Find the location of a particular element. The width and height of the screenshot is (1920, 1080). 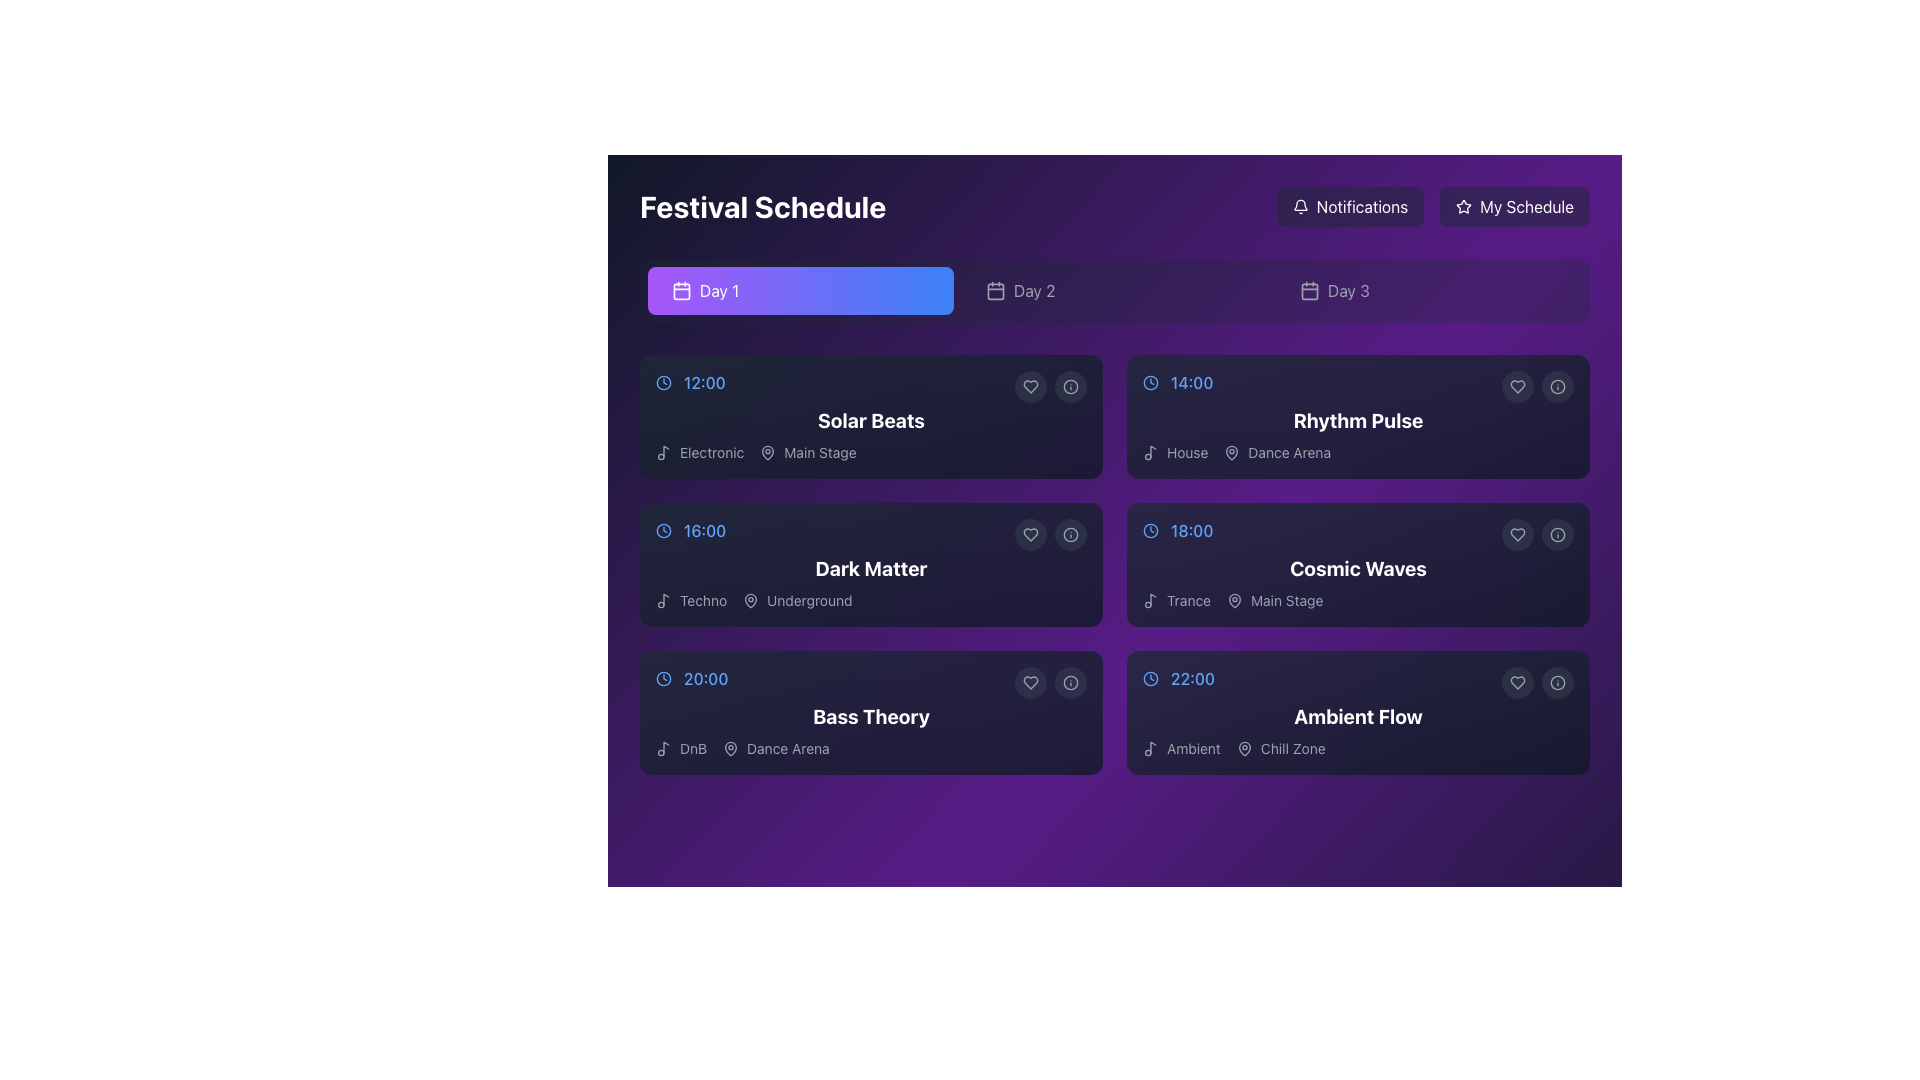

the location marker icon next to the 'Electronic' label under the 'Solar Beats' item in the festival schedule for 'Day 1' is located at coordinates (767, 452).